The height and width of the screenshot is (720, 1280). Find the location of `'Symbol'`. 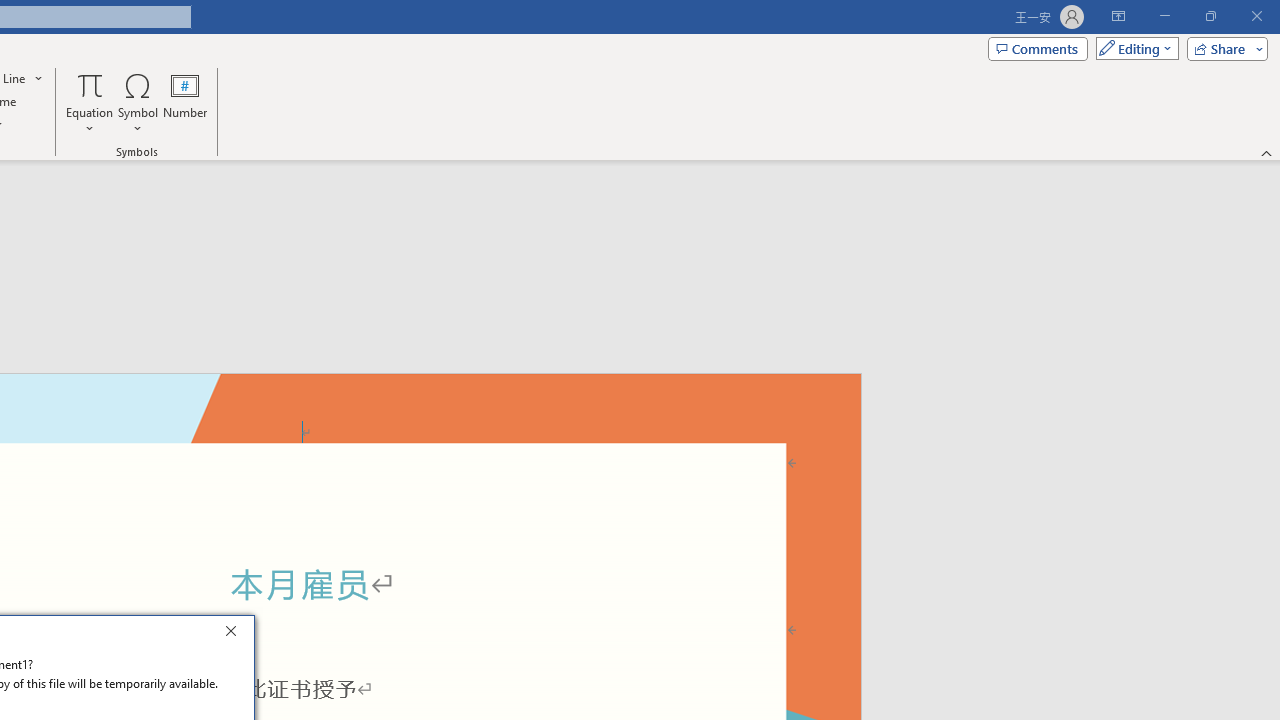

'Symbol' is located at coordinates (137, 103).